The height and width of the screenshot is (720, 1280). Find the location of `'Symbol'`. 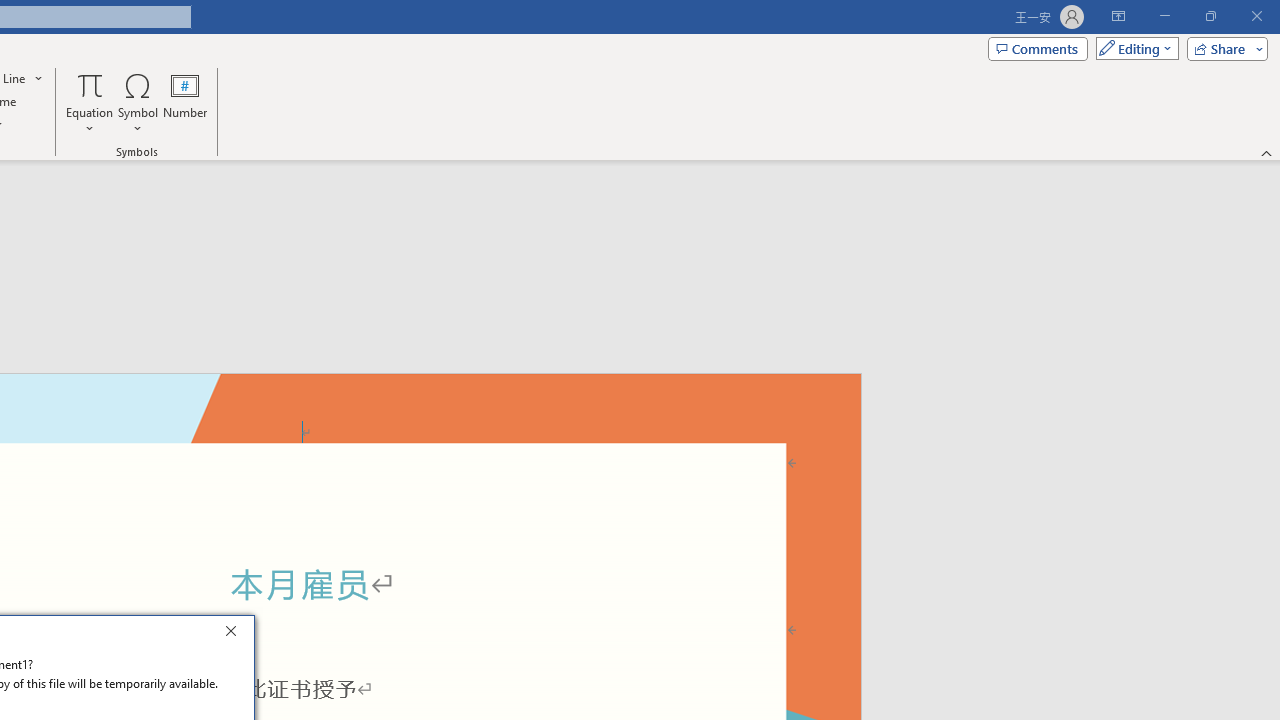

'Symbol' is located at coordinates (137, 103).